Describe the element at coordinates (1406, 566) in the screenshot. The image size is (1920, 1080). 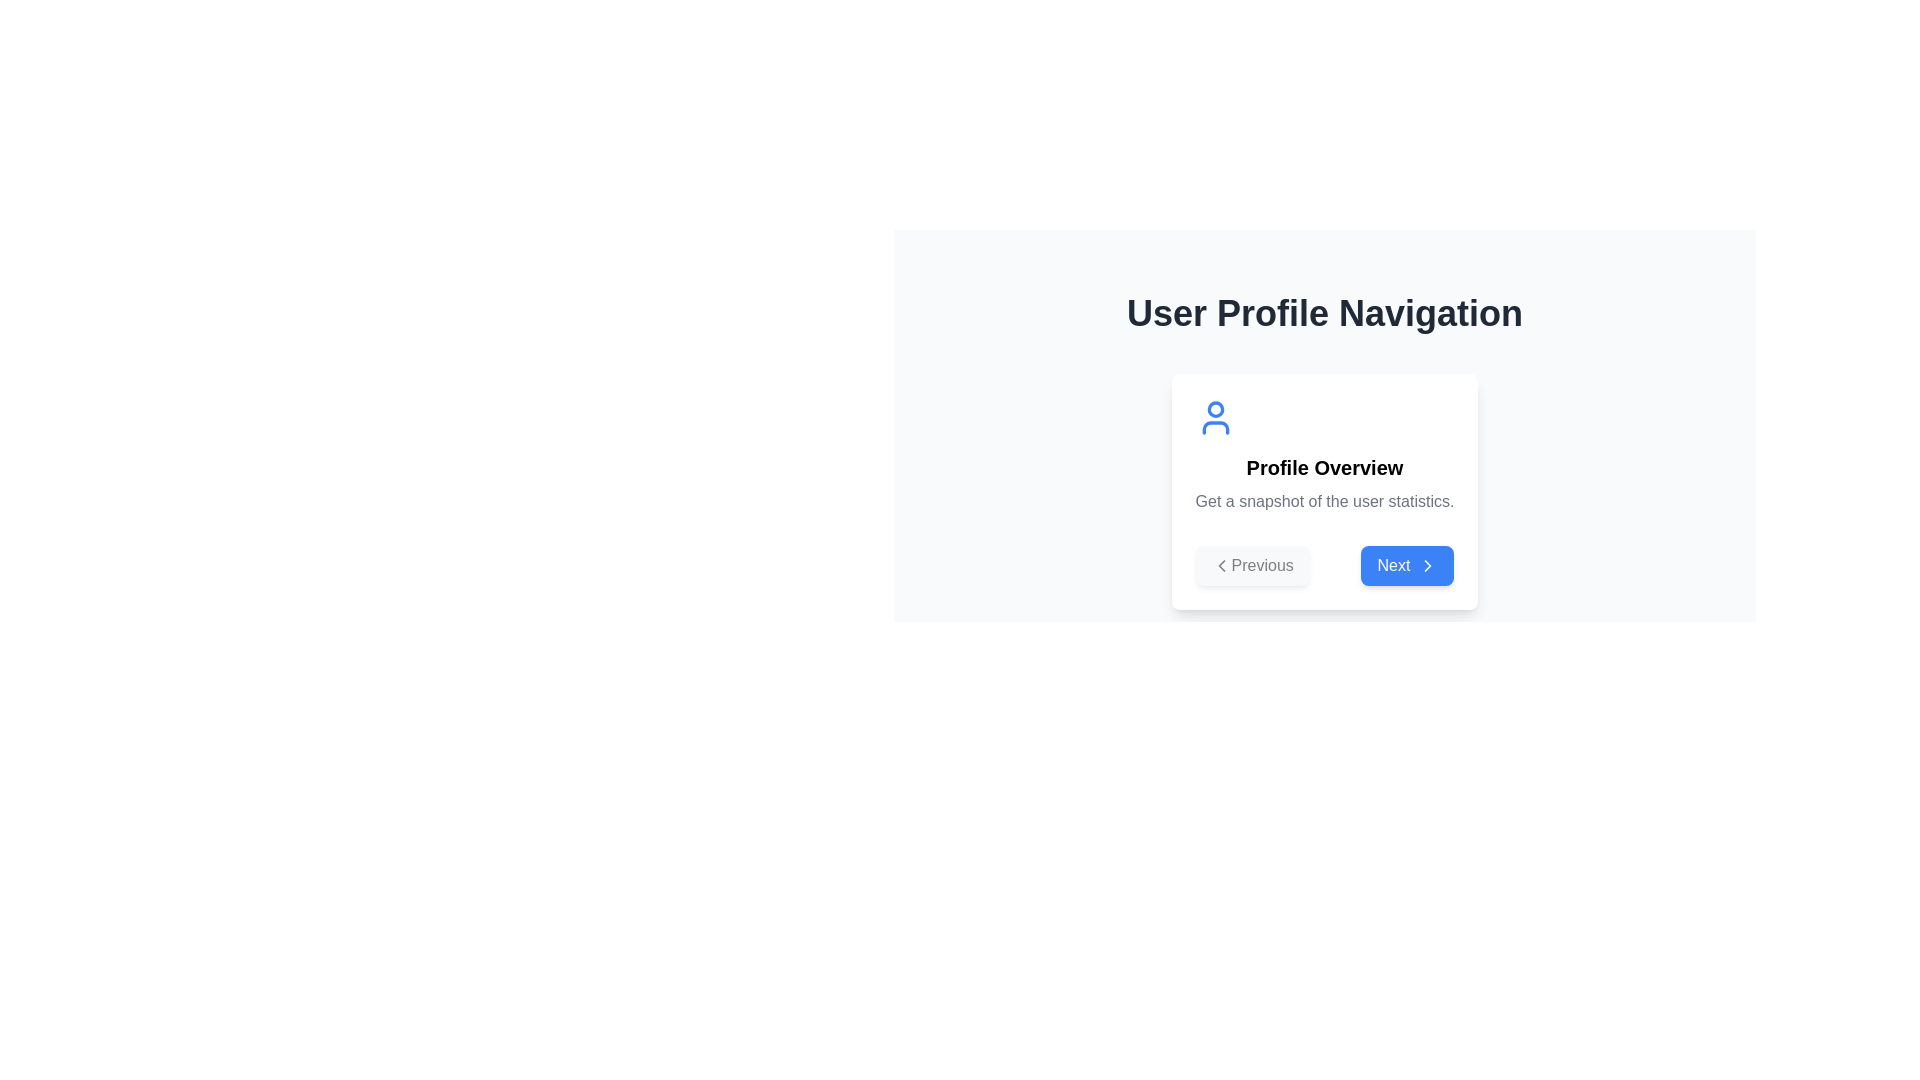
I see `the 'Next' button, which is a rectangular button with rounded corners, blue background, and white text, located in the navigation bar below 'Profile Overview'` at that location.